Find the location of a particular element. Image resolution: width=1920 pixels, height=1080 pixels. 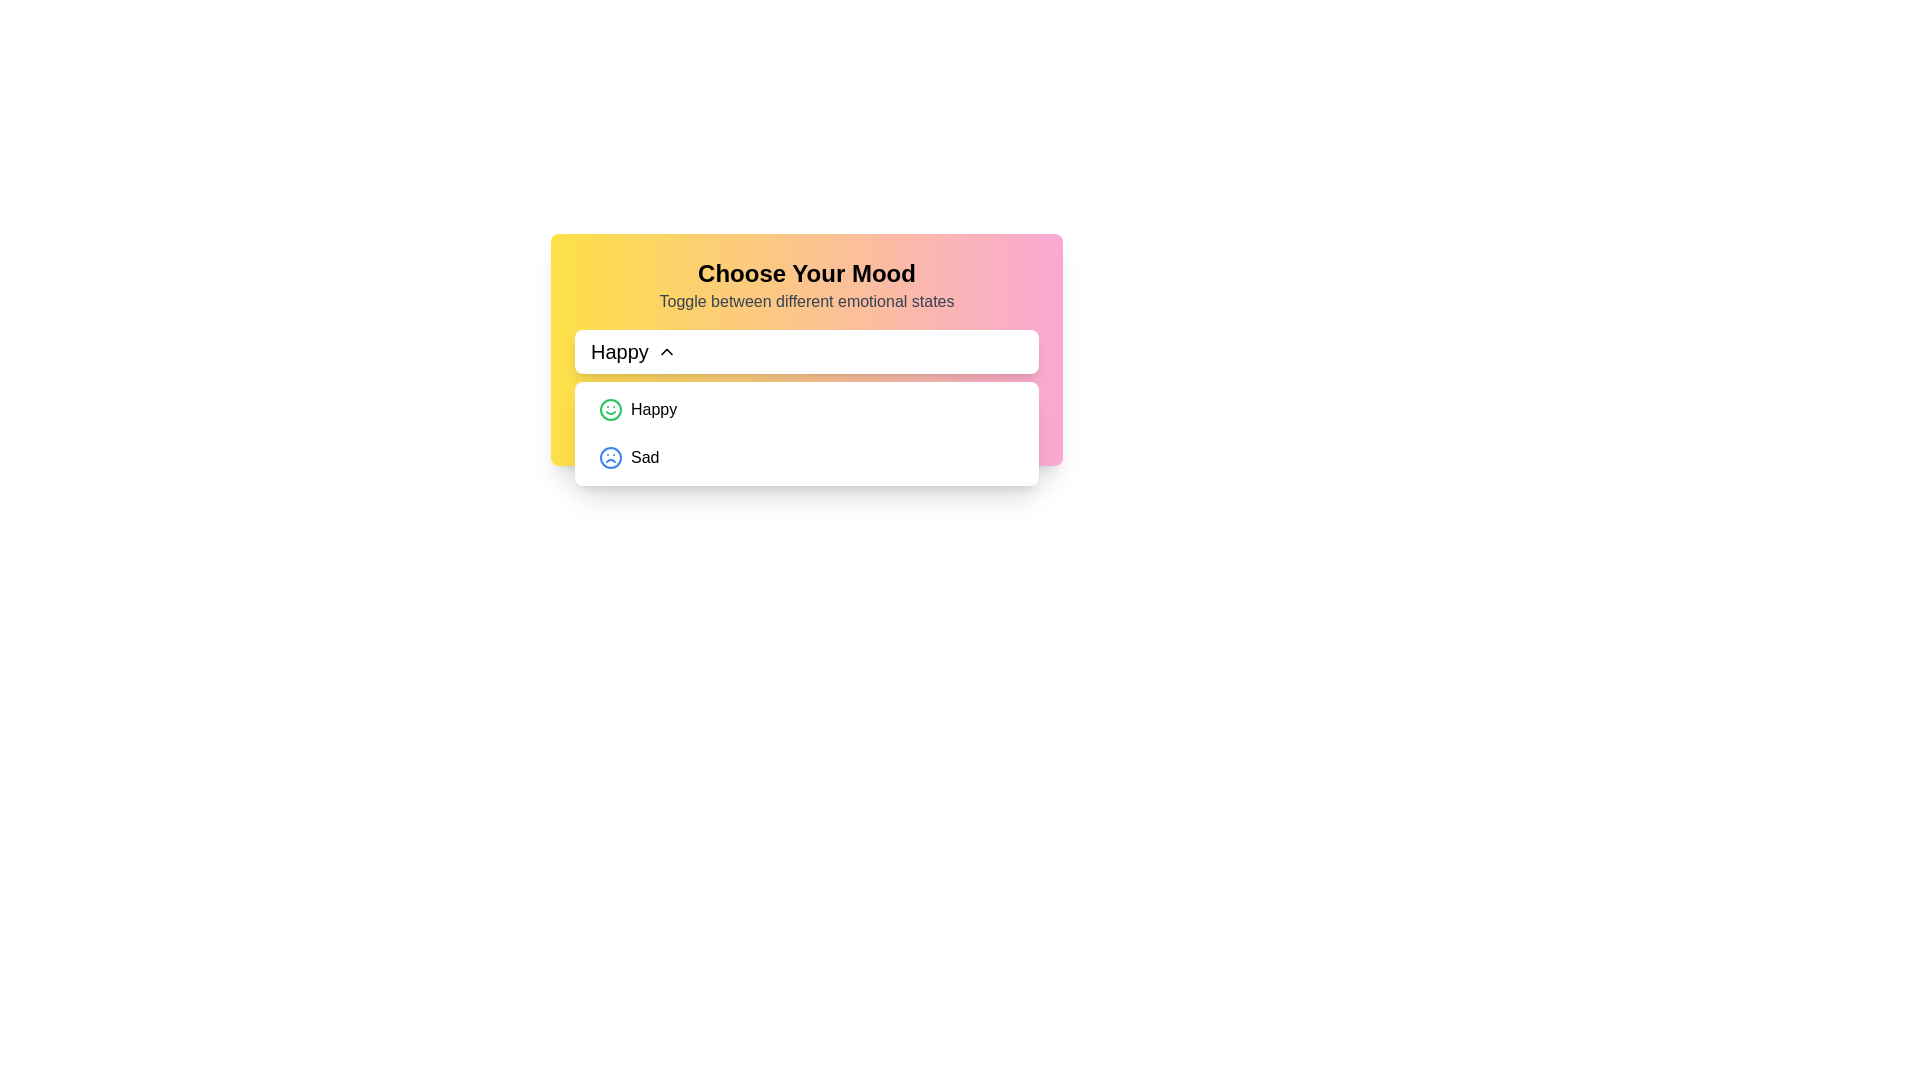

the circular graphic element located at the center of the sad face icon, which is positioned below the happy mood icon is located at coordinates (609, 458).